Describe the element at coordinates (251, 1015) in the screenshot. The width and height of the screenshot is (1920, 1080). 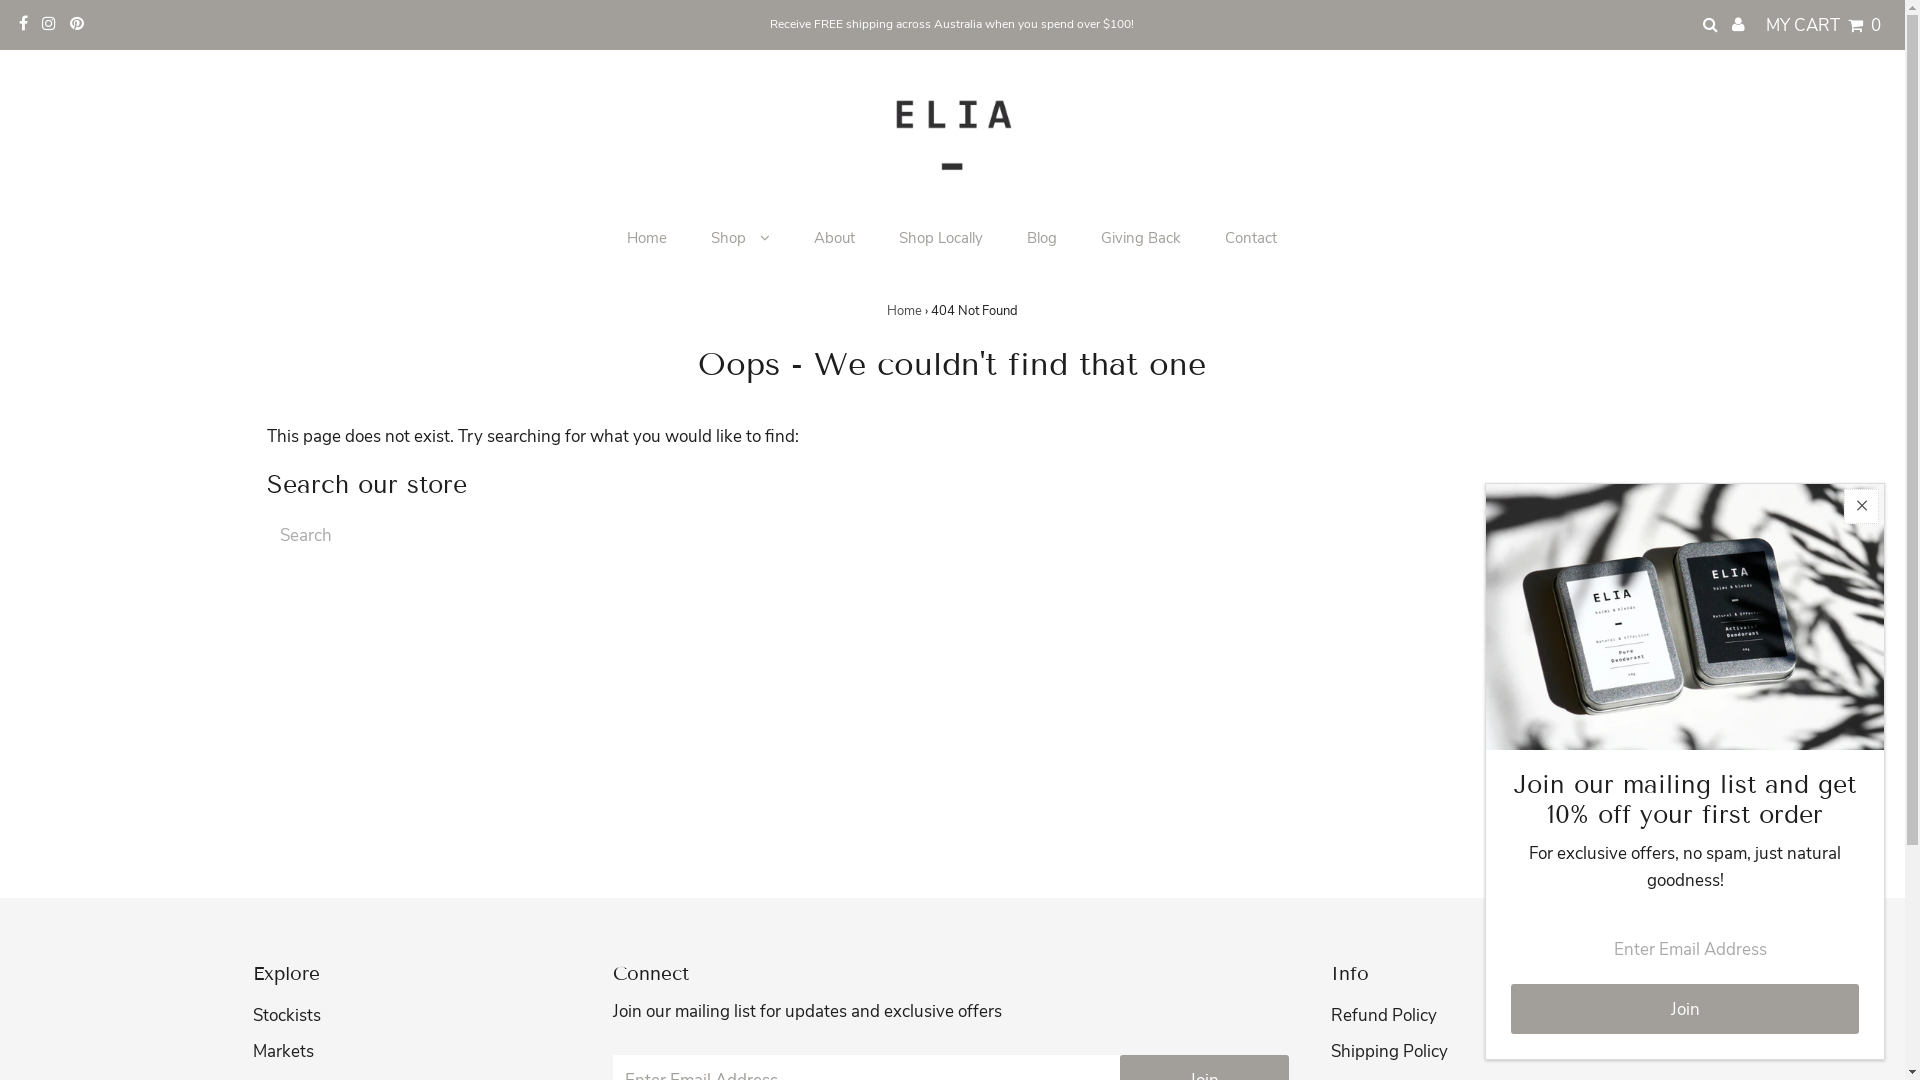
I see `'Stockists'` at that location.